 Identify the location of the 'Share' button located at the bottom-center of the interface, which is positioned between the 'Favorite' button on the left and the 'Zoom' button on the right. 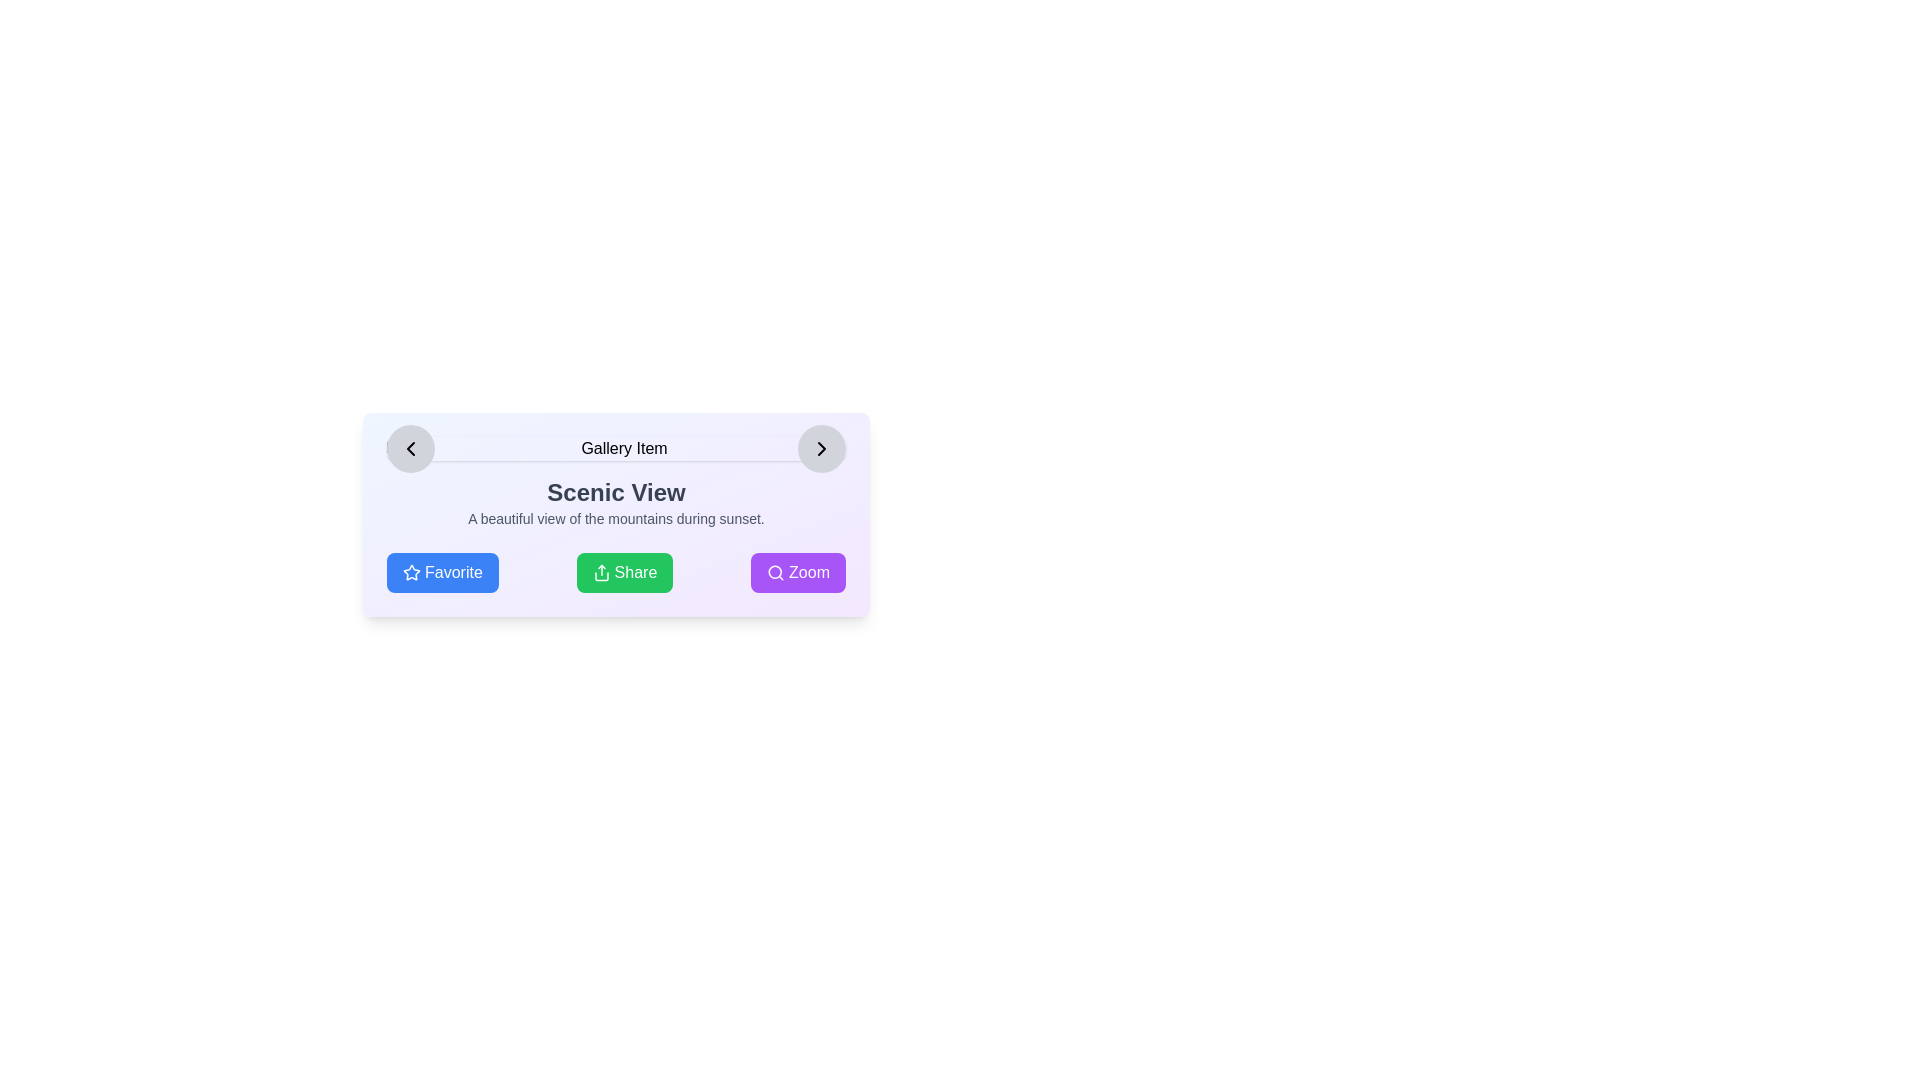
(600, 573).